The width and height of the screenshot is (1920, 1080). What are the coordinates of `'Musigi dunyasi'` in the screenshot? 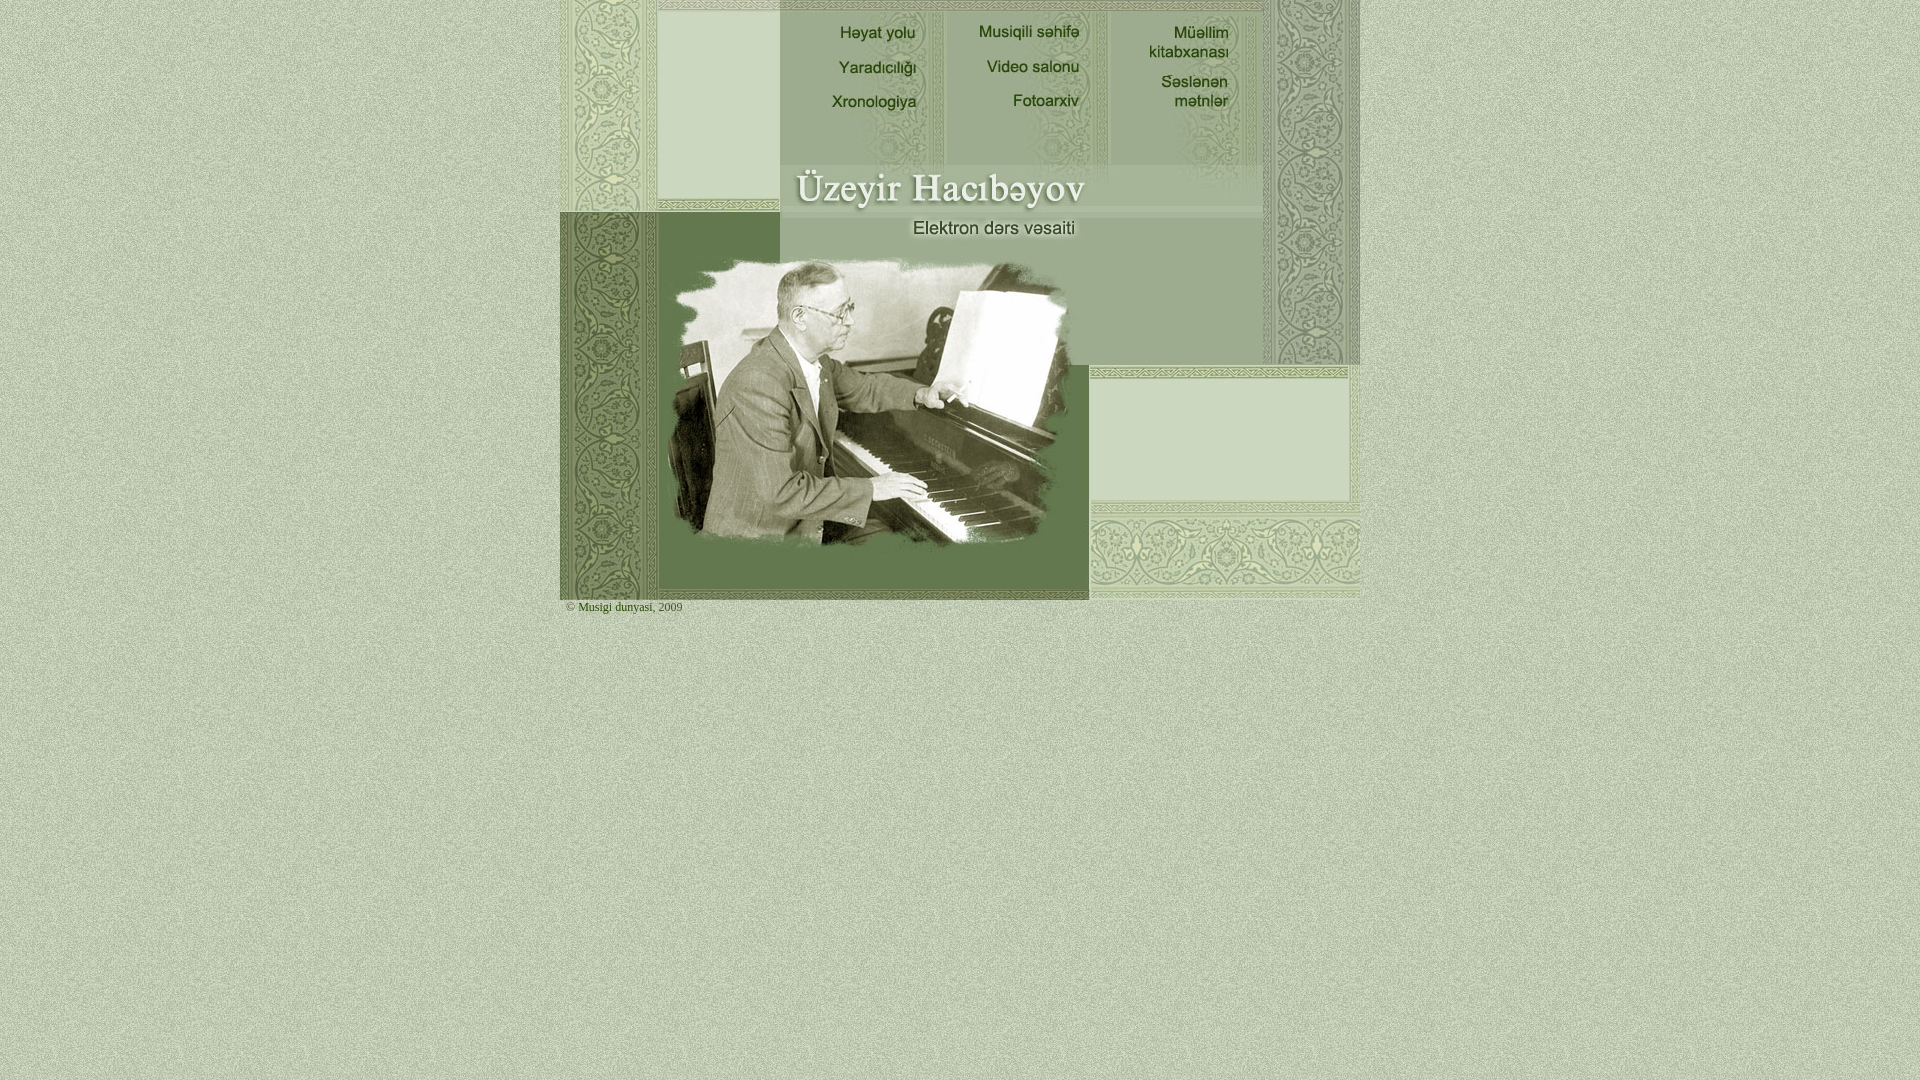 It's located at (612, 605).